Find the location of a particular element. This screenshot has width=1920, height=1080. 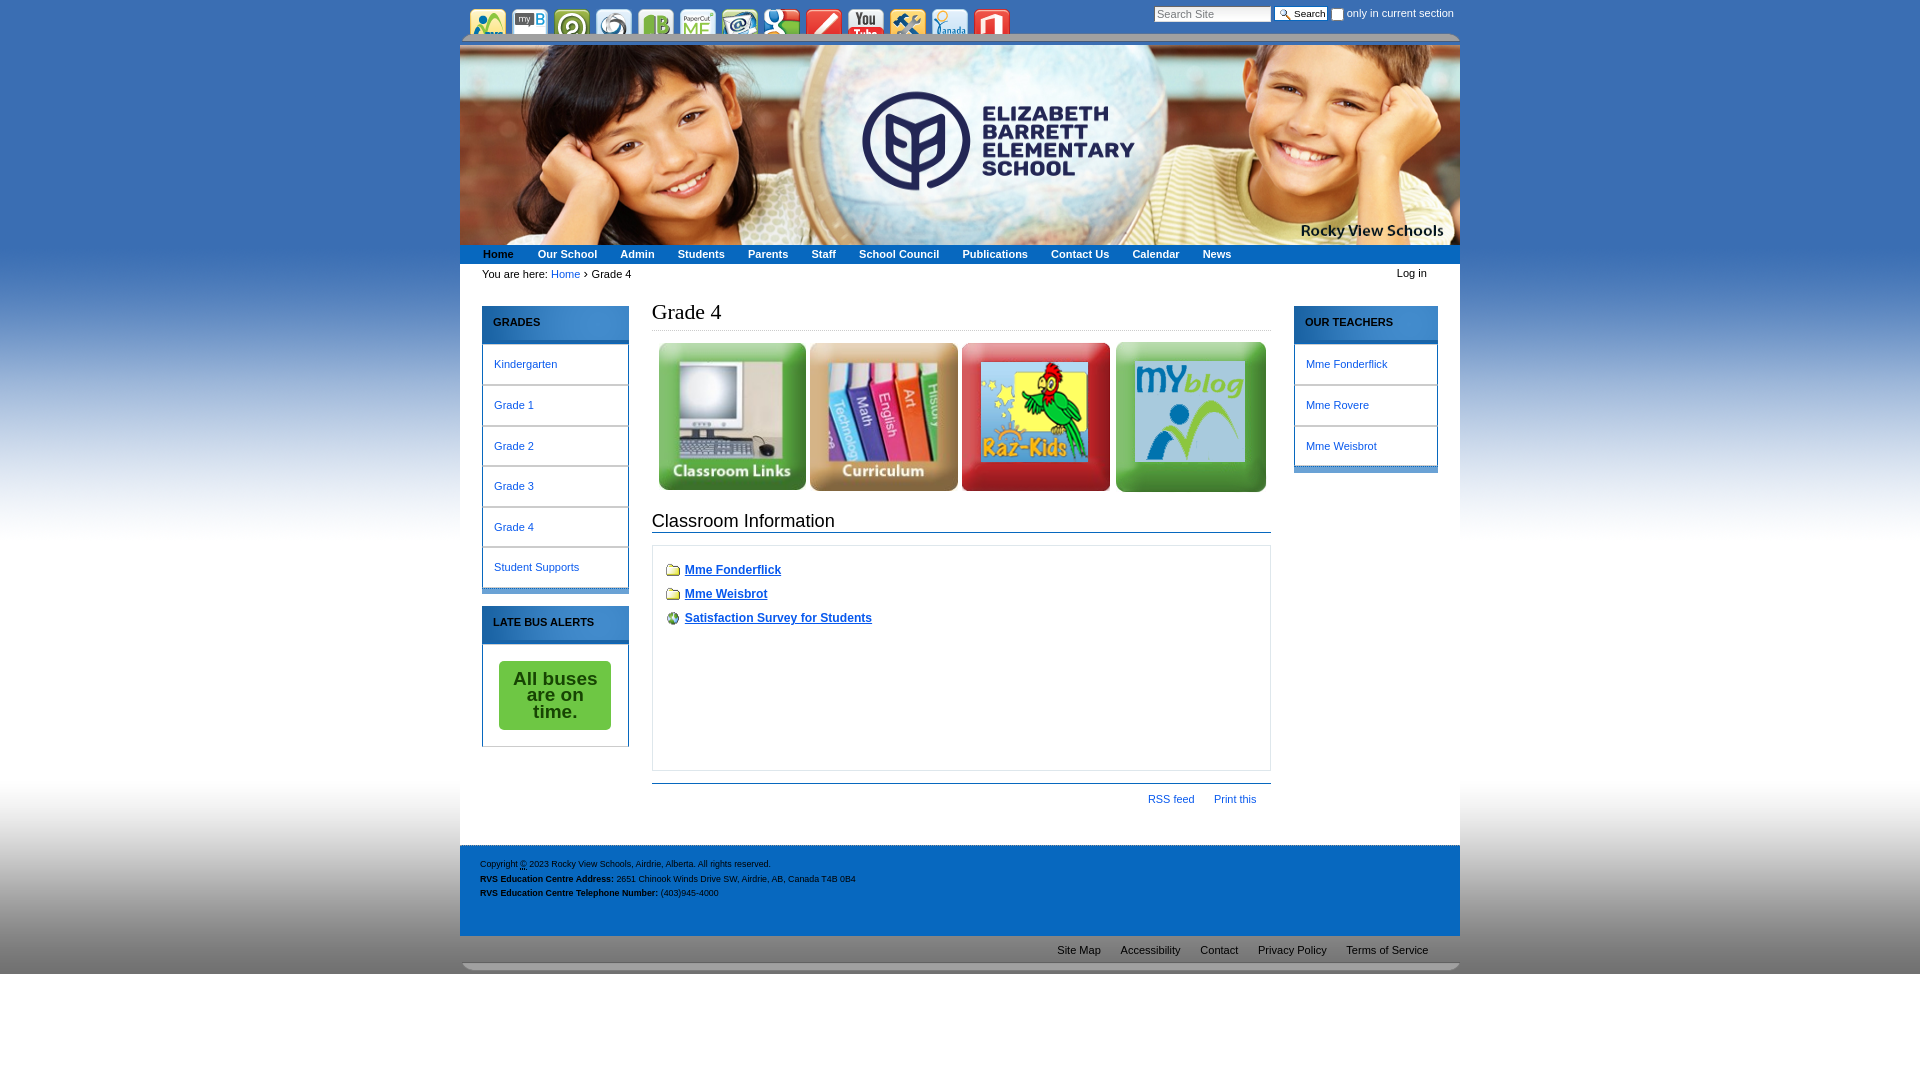

'Grade 3' is located at coordinates (555, 486).